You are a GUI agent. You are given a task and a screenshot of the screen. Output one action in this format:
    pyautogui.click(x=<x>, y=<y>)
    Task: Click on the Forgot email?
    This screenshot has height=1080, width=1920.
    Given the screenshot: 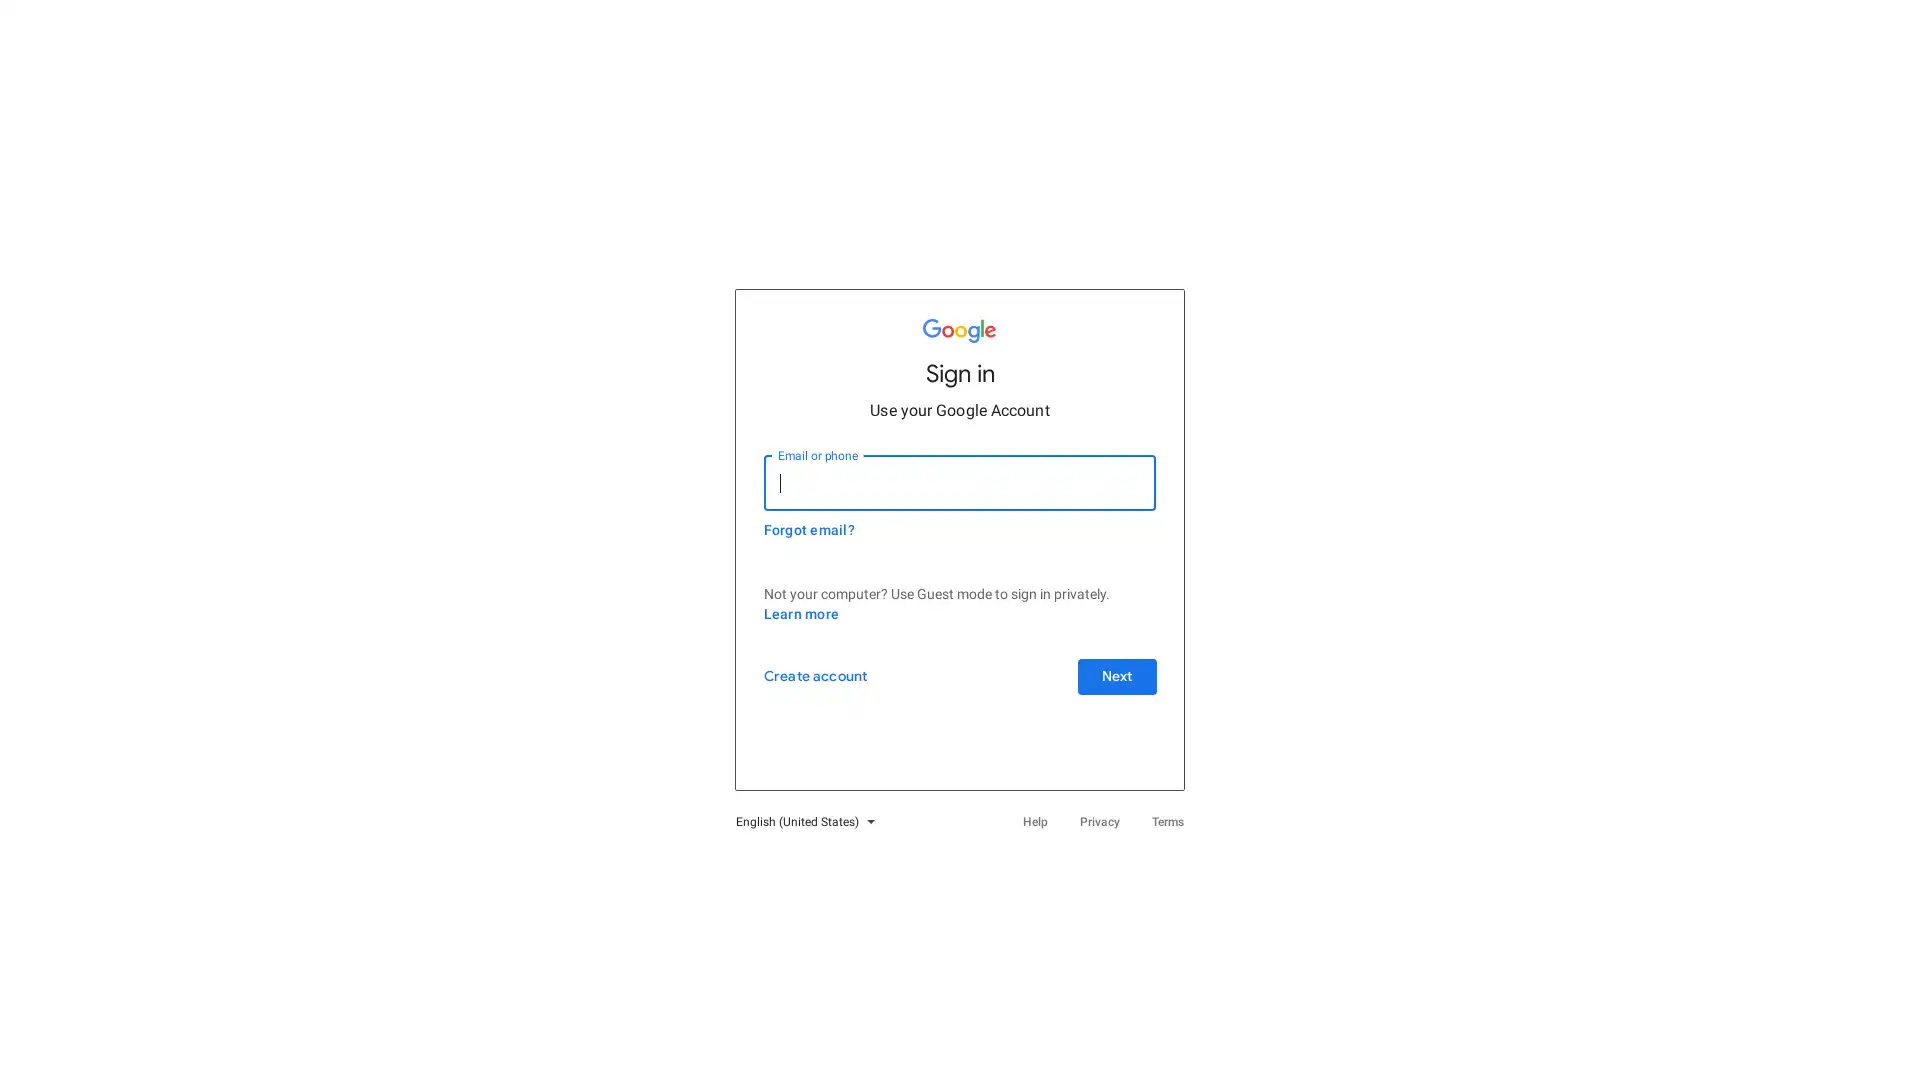 What is the action you would take?
    pyautogui.click(x=821, y=547)
    